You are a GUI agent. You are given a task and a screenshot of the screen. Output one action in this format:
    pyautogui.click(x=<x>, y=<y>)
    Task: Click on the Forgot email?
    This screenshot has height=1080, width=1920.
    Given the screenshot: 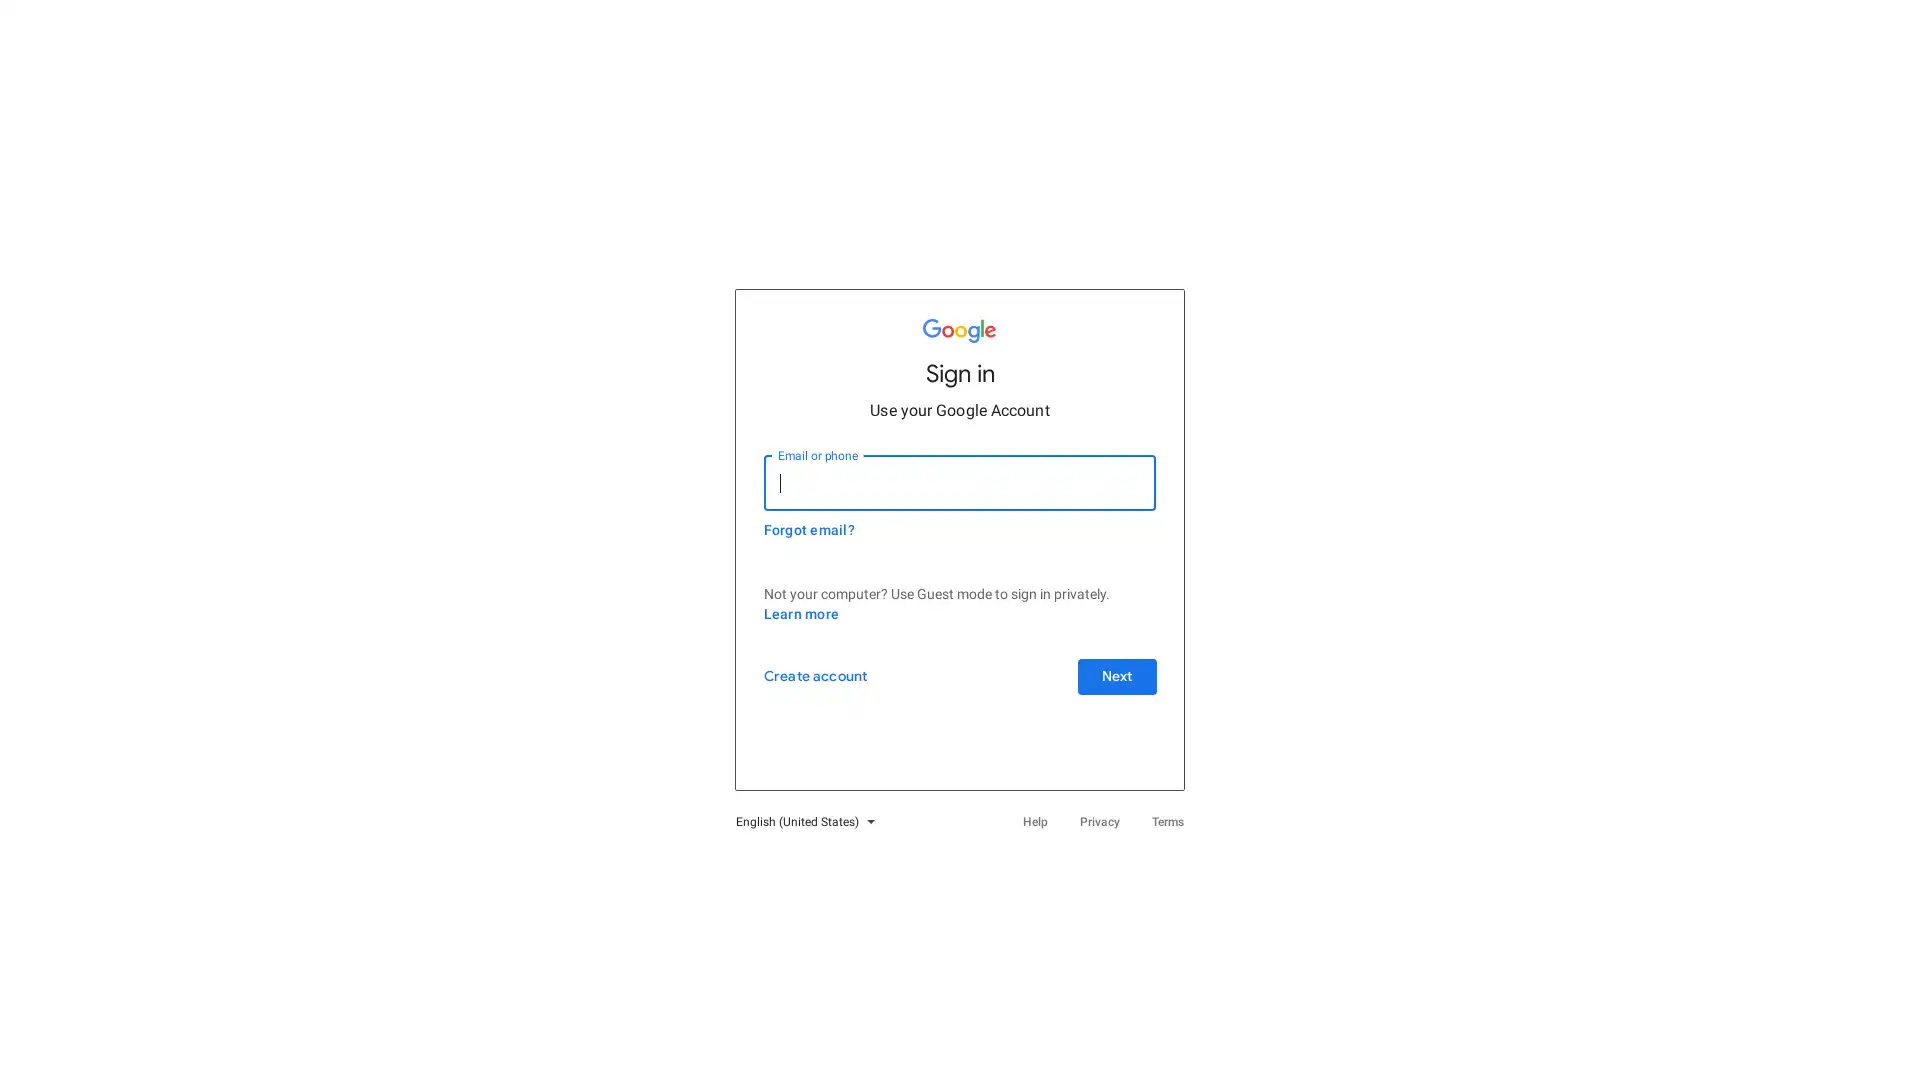 What is the action you would take?
    pyautogui.click(x=821, y=547)
    